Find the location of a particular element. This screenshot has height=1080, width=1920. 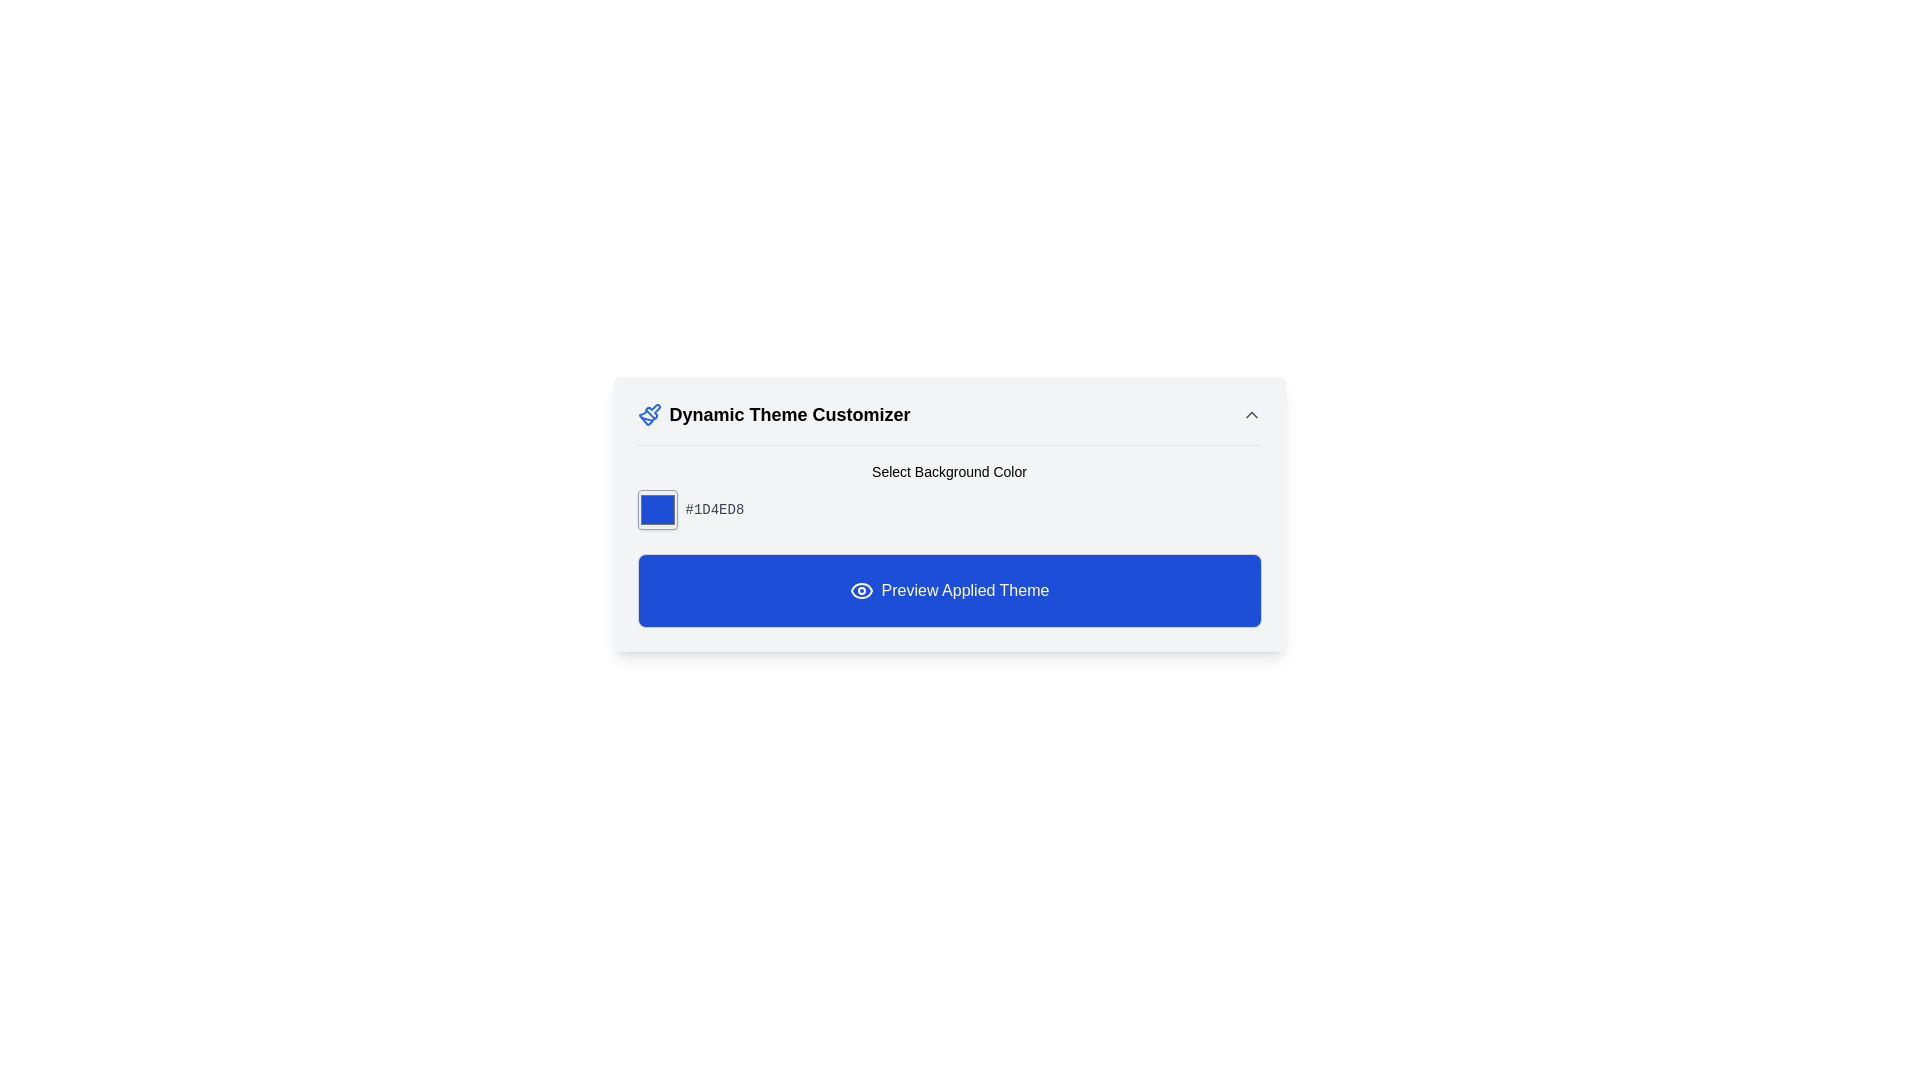

the thematic icon representing the customization functionality of the card labeled 'Dynamic Theme Customizer', located at the top-left corner of the card is located at coordinates (649, 414).